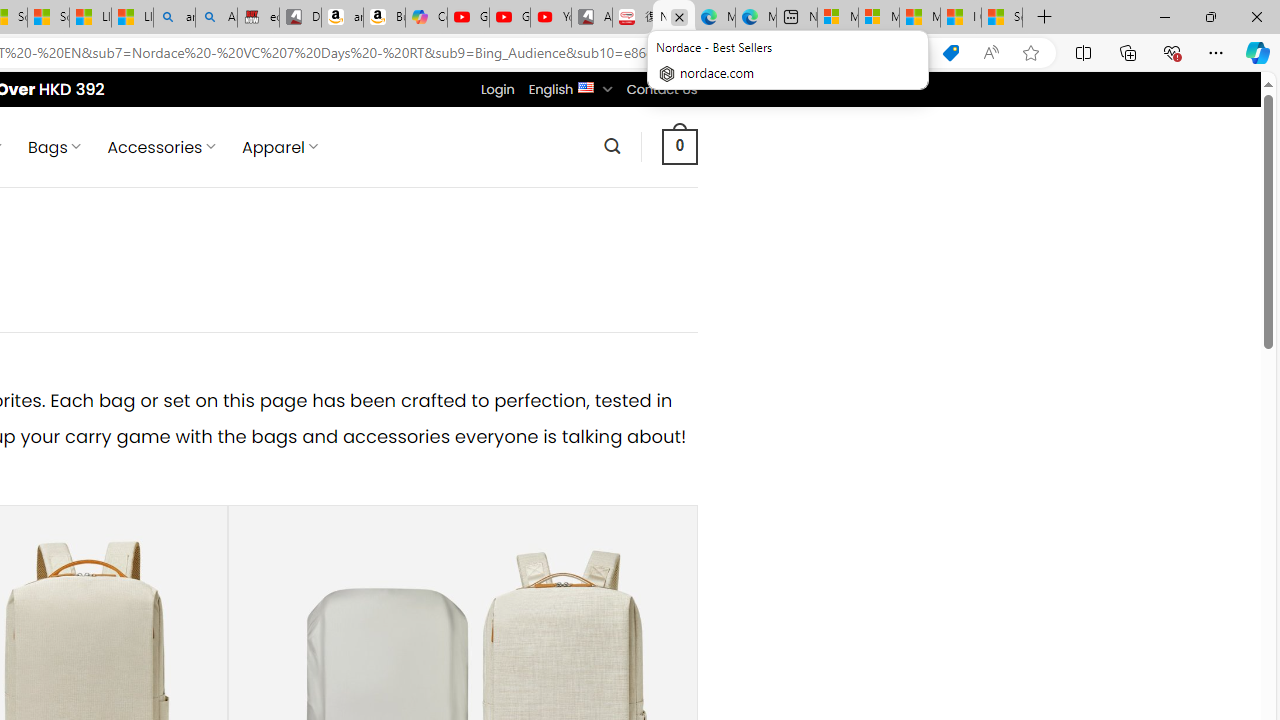 Image resolution: width=1280 pixels, height=720 pixels. I want to click on 'Contact Us', so click(661, 88).